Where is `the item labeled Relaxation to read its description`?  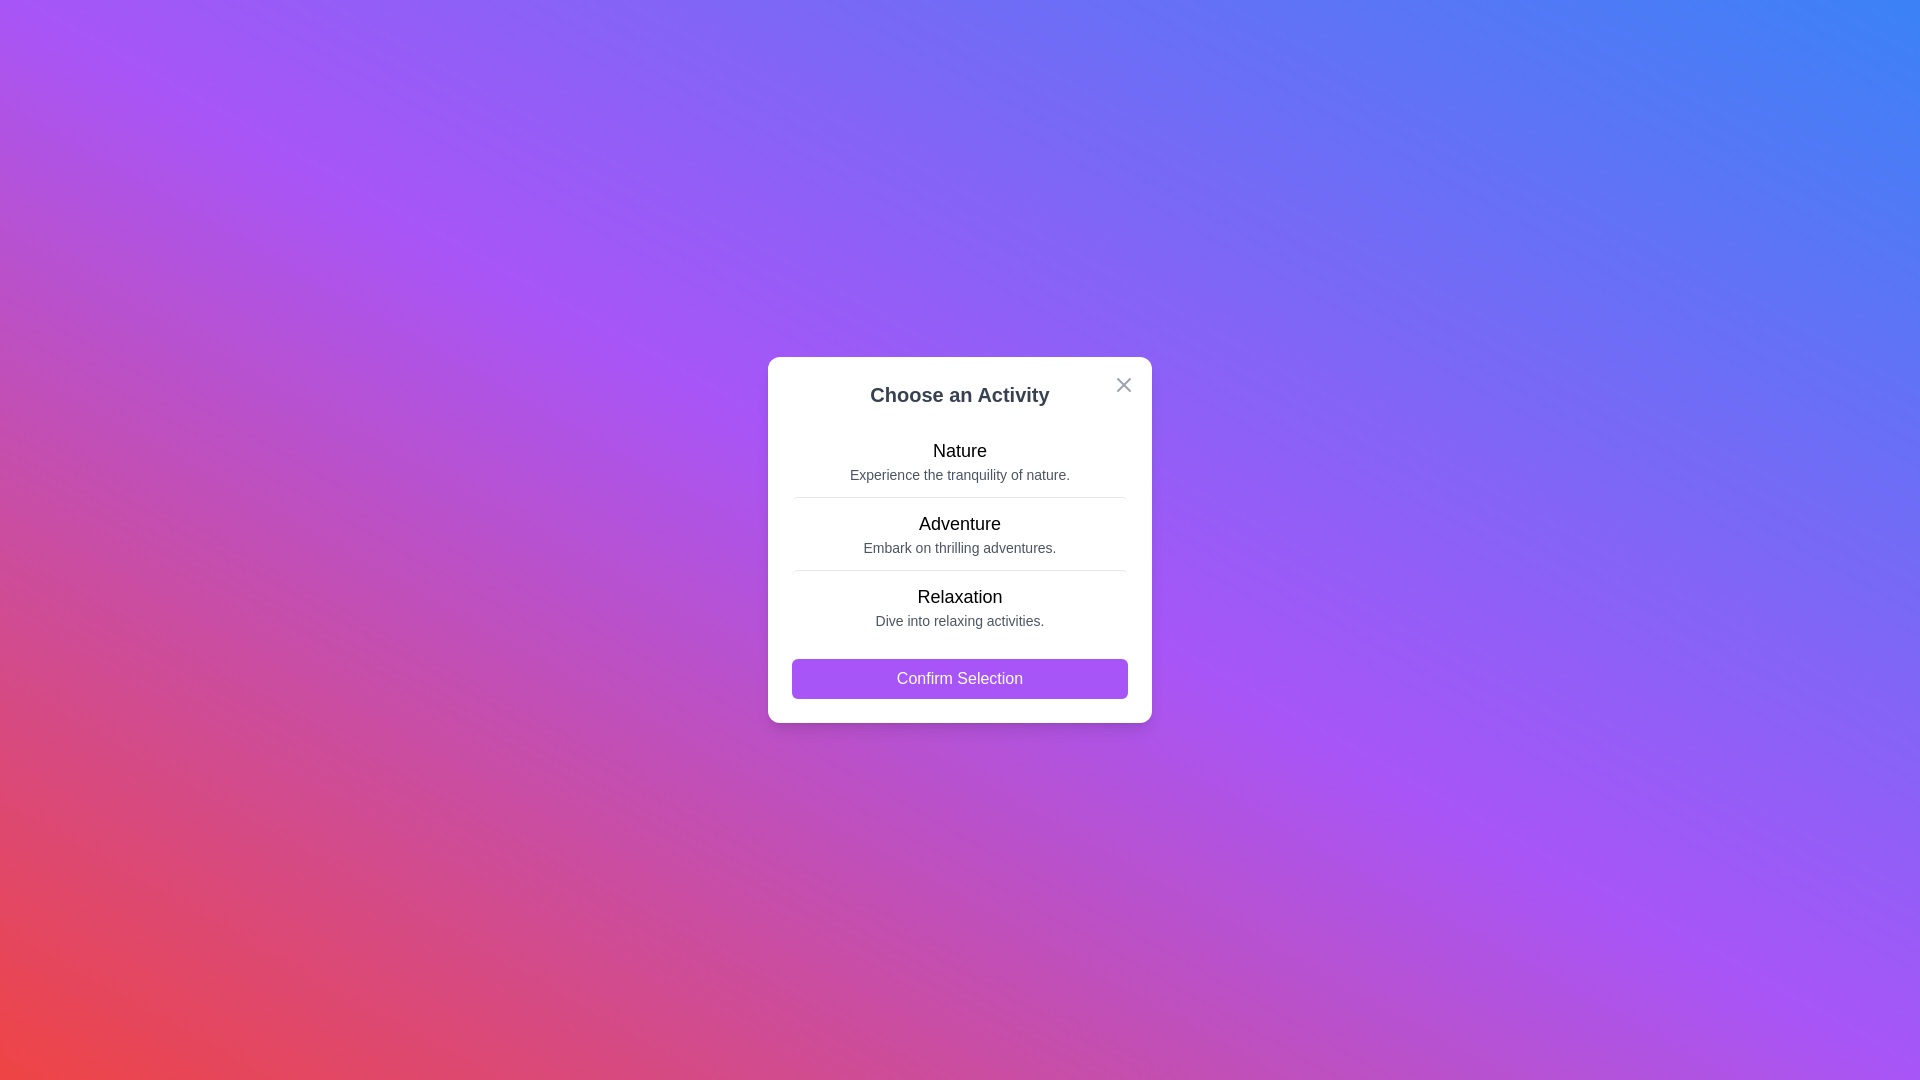 the item labeled Relaxation to read its description is located at coordinates (960, 605).